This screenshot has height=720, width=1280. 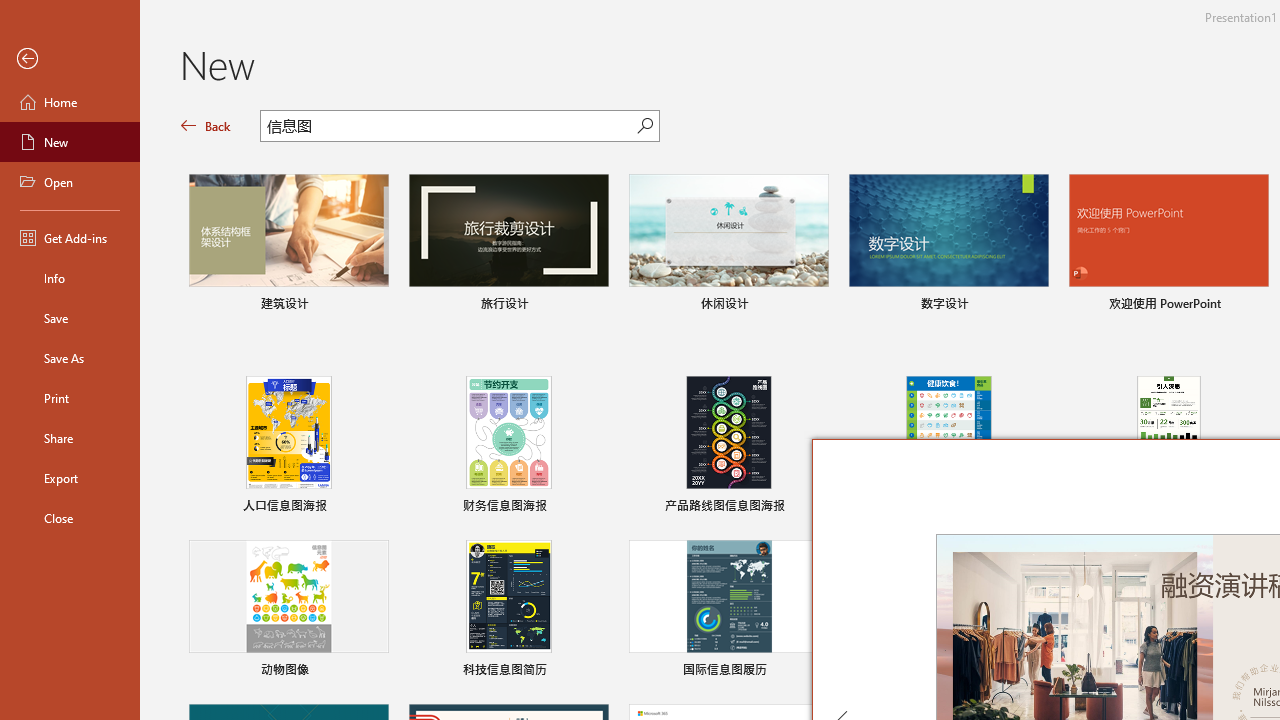 What do you see at coordinates (448, 128) in the screenshot?
I see `'Search for online templates and themes'` at bounding box center [448, 128].